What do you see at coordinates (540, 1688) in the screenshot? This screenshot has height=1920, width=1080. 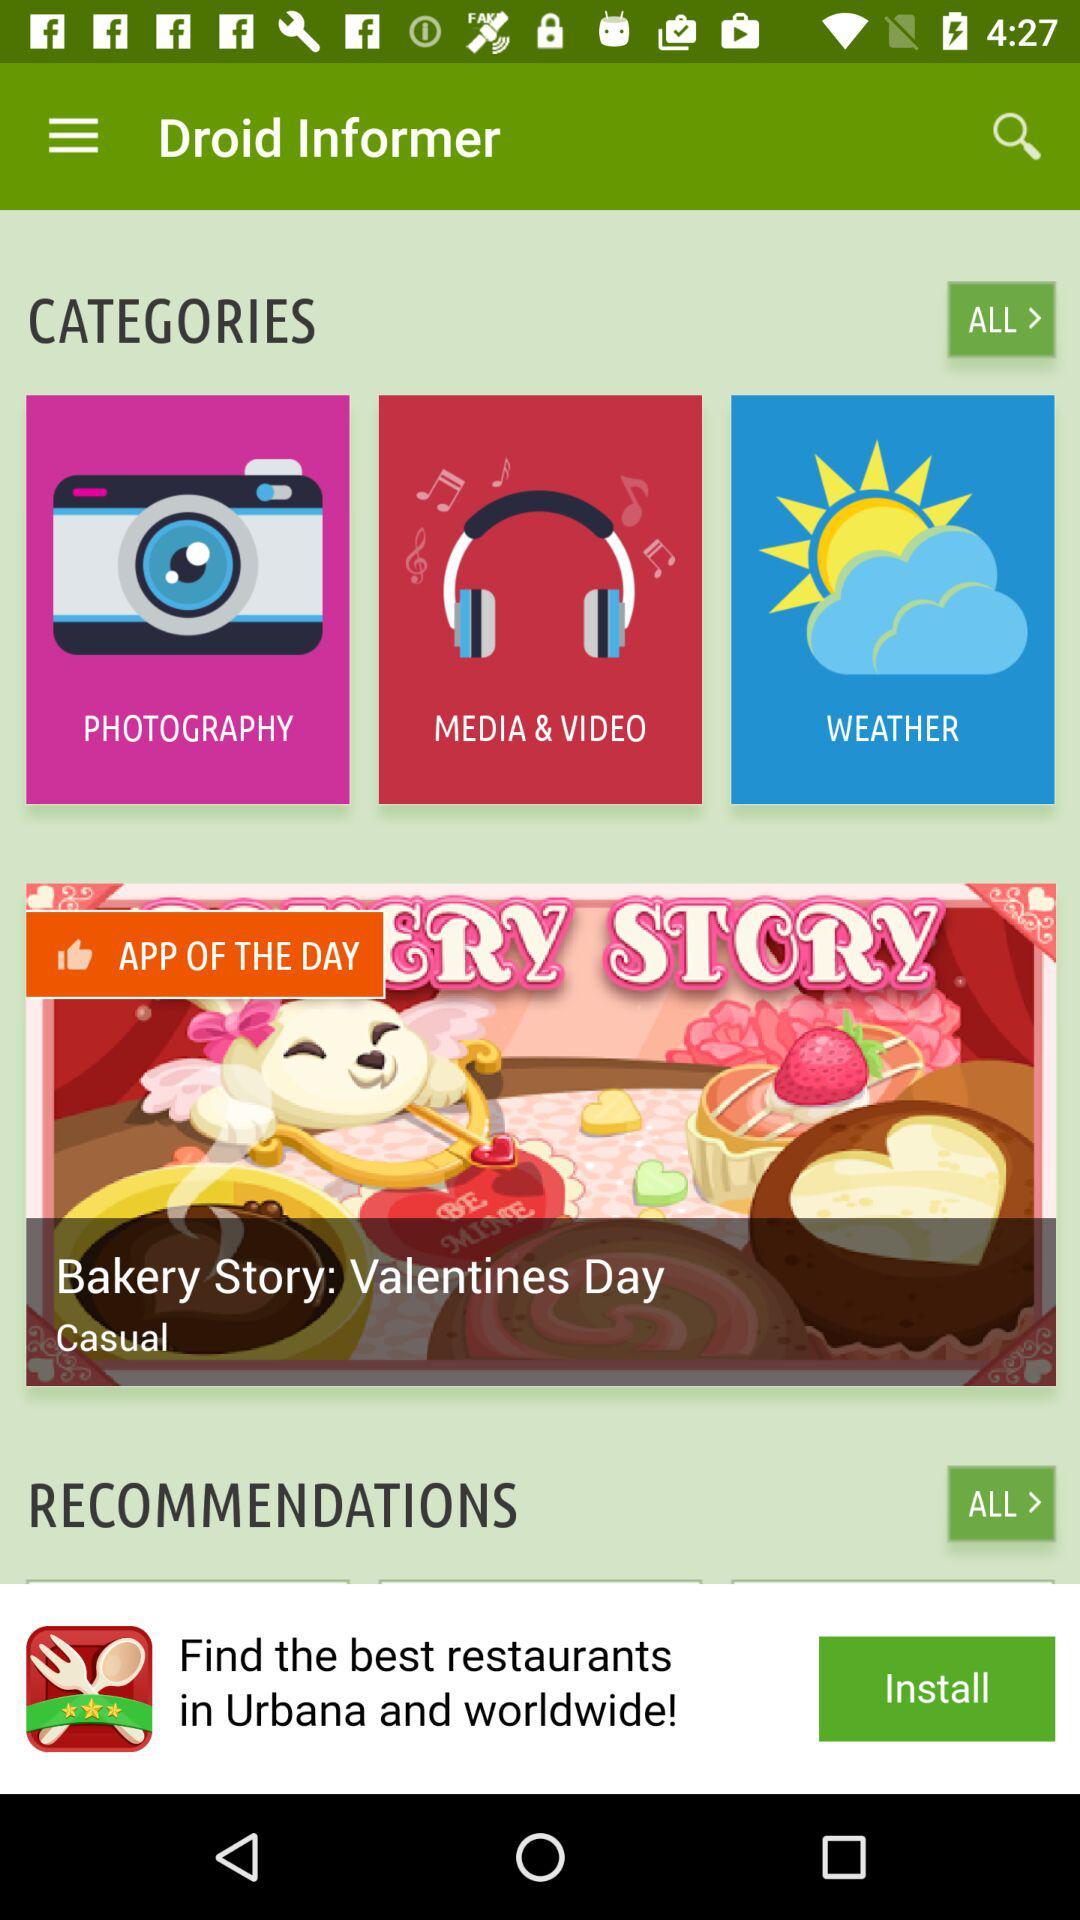 I see `advertisement` at bounding box center [540, 1688].